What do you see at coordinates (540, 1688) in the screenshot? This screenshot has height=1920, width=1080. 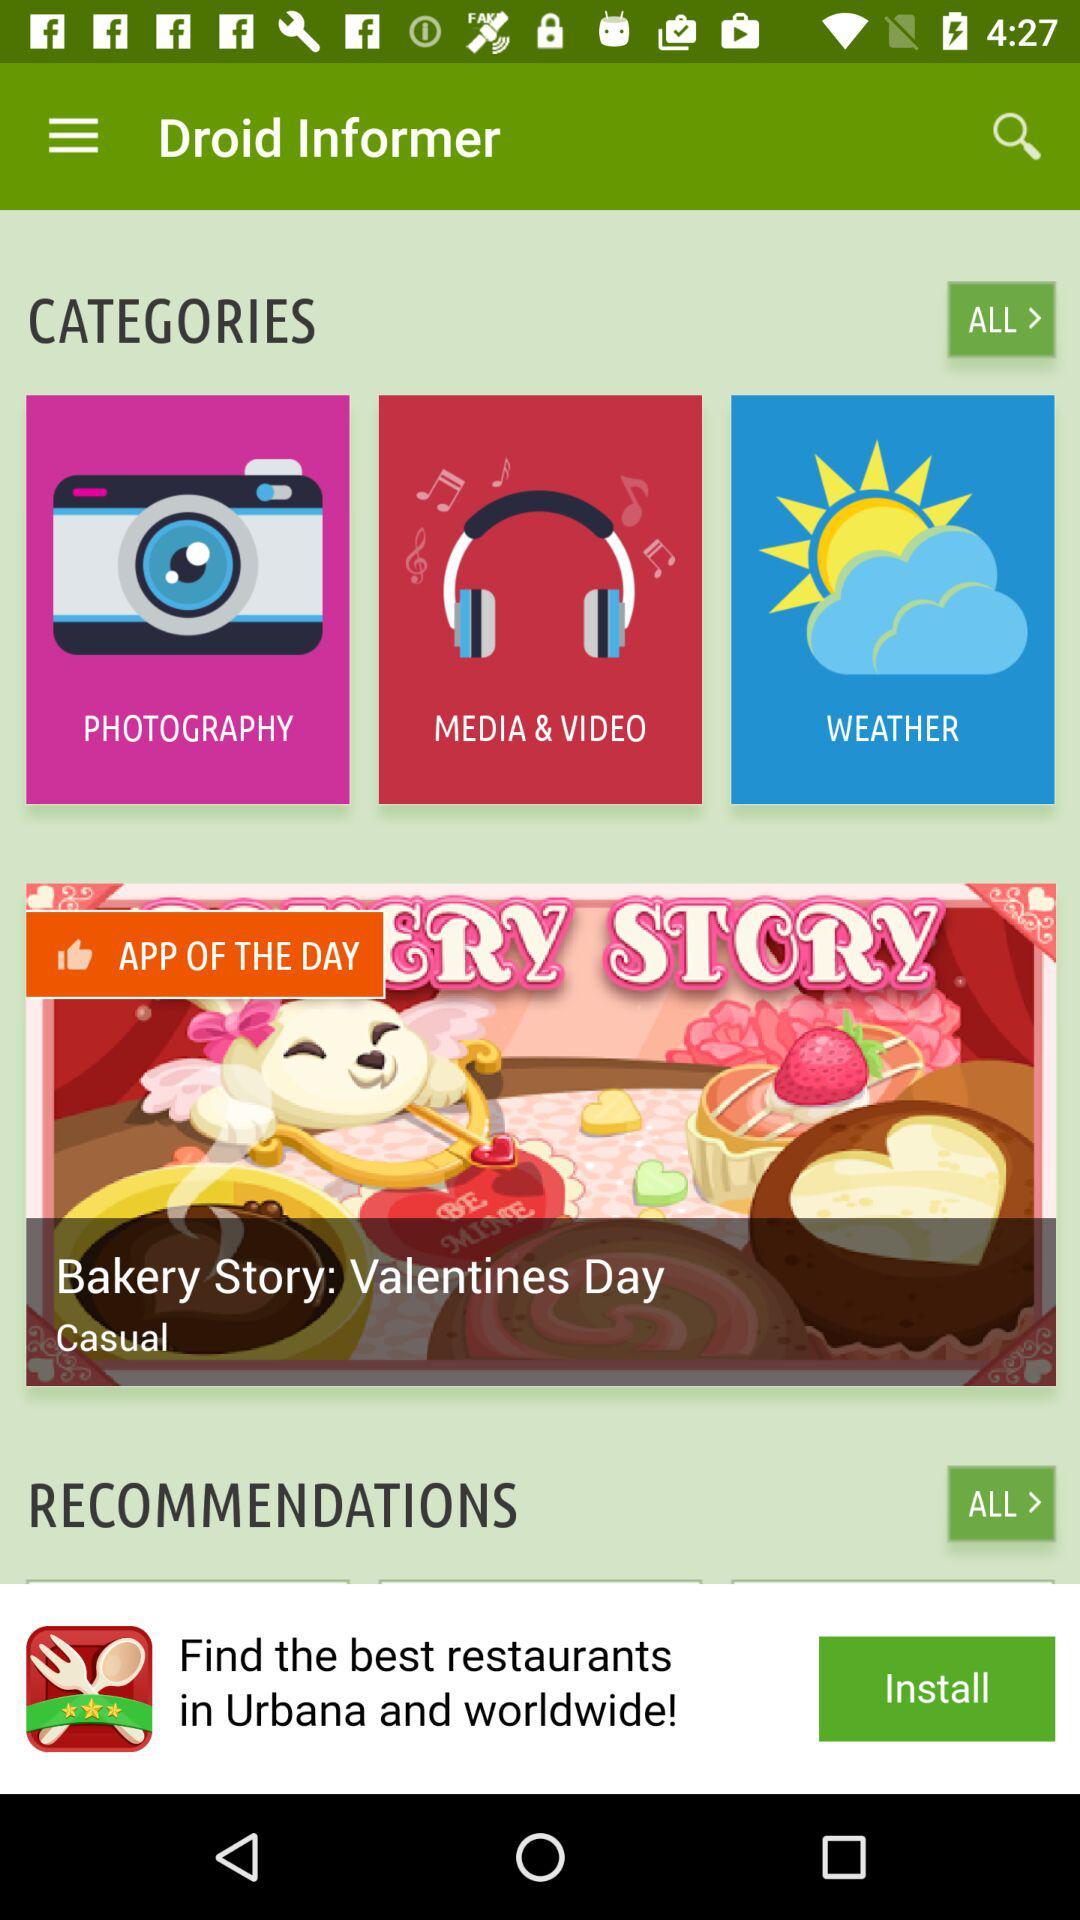 I see `advertisement` at bounding box center [540, 1688].